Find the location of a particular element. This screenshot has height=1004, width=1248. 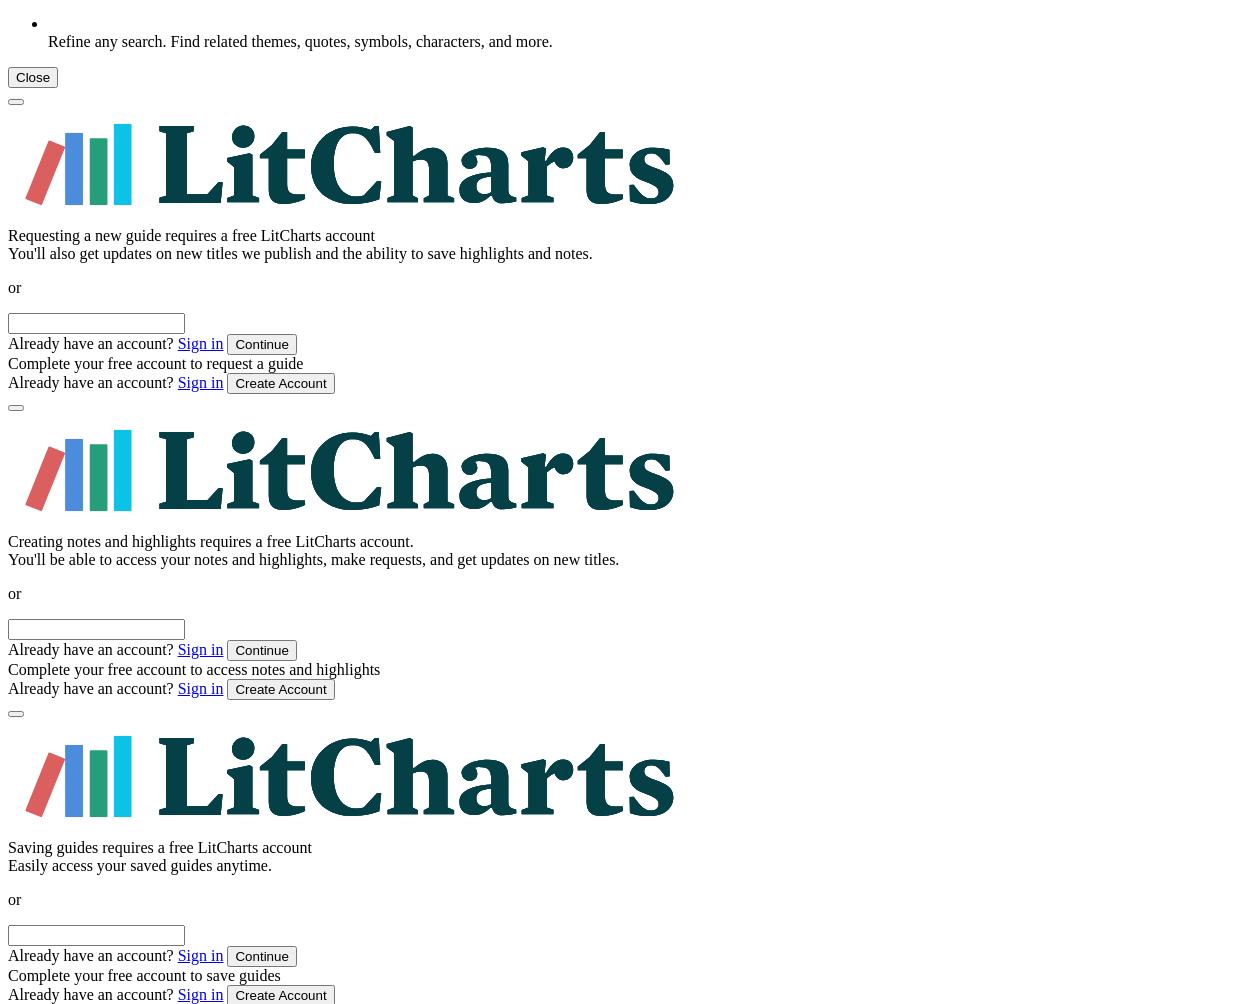

'Close' is located at coordinates (32, 76).